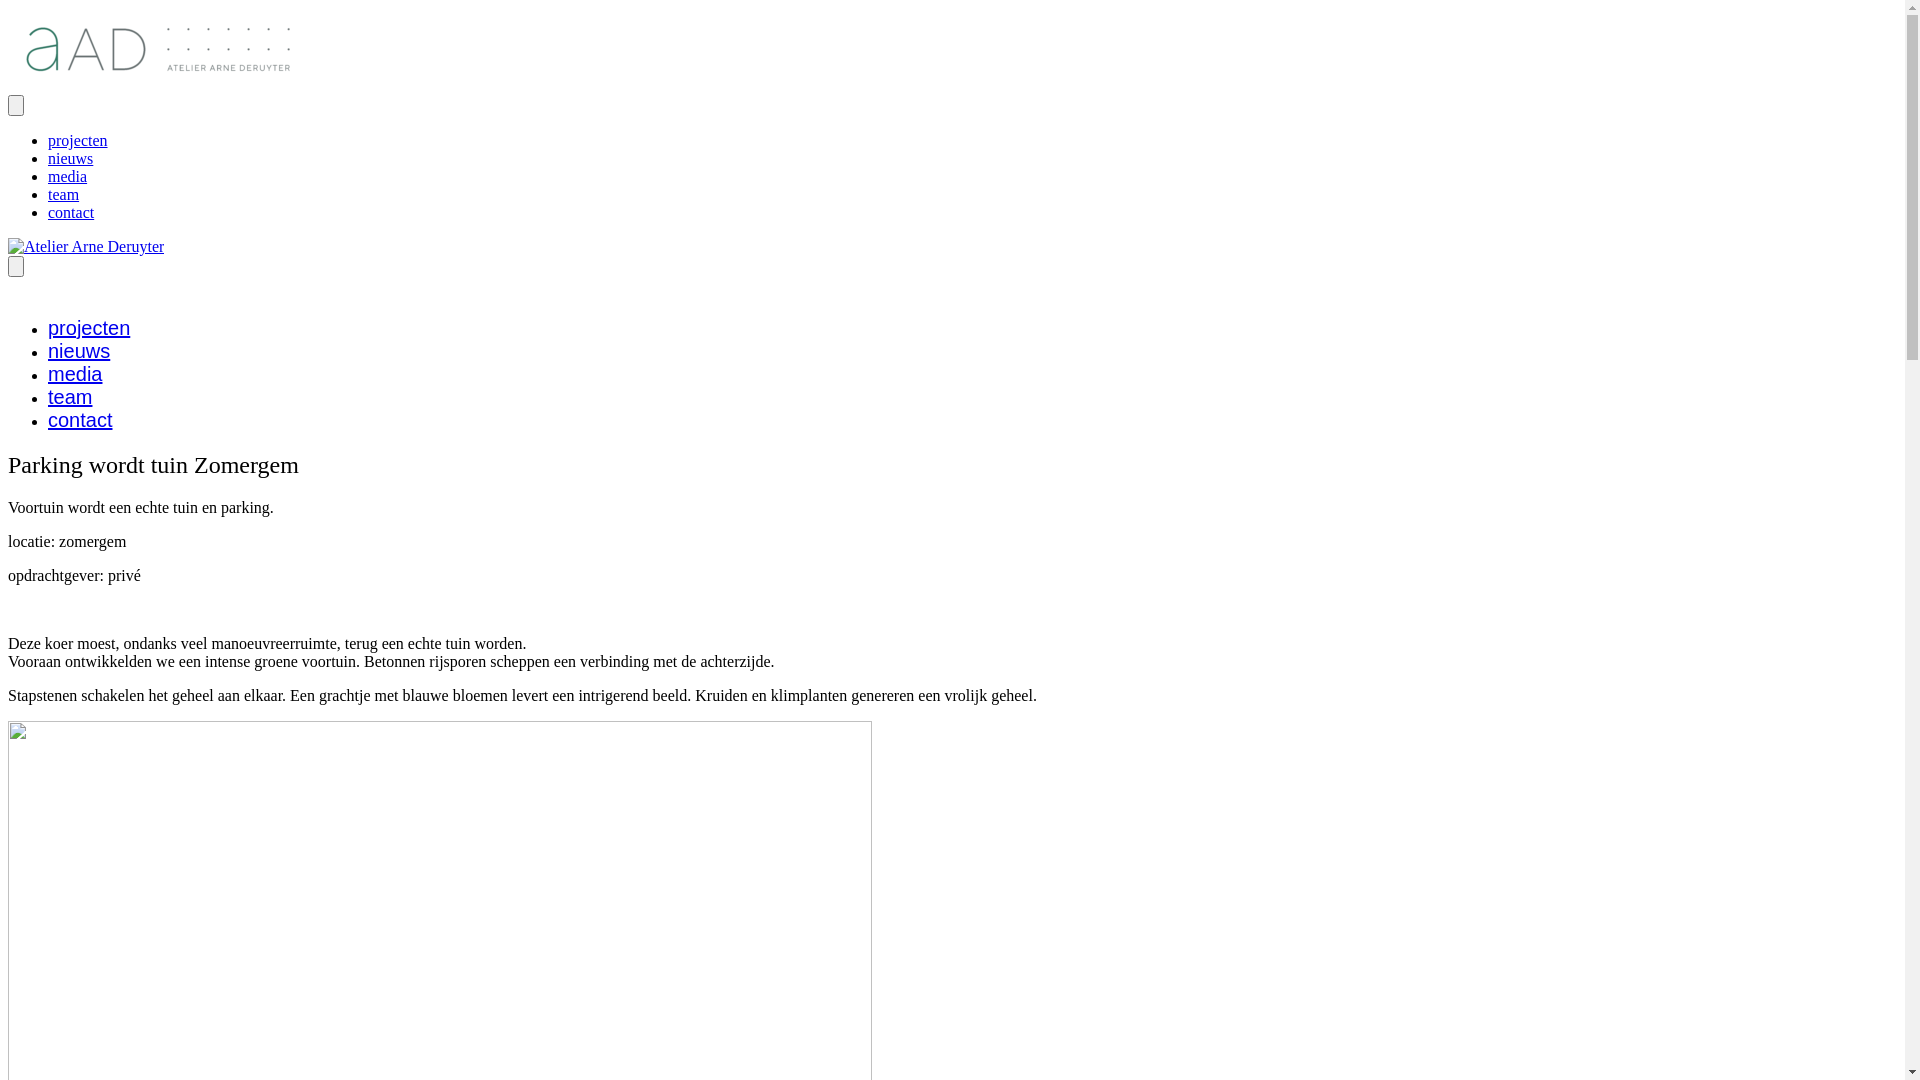 Image resolution: width=1920 pixels, height=1080 pixels. I want to click on 'nieuws', so click(78, 350).